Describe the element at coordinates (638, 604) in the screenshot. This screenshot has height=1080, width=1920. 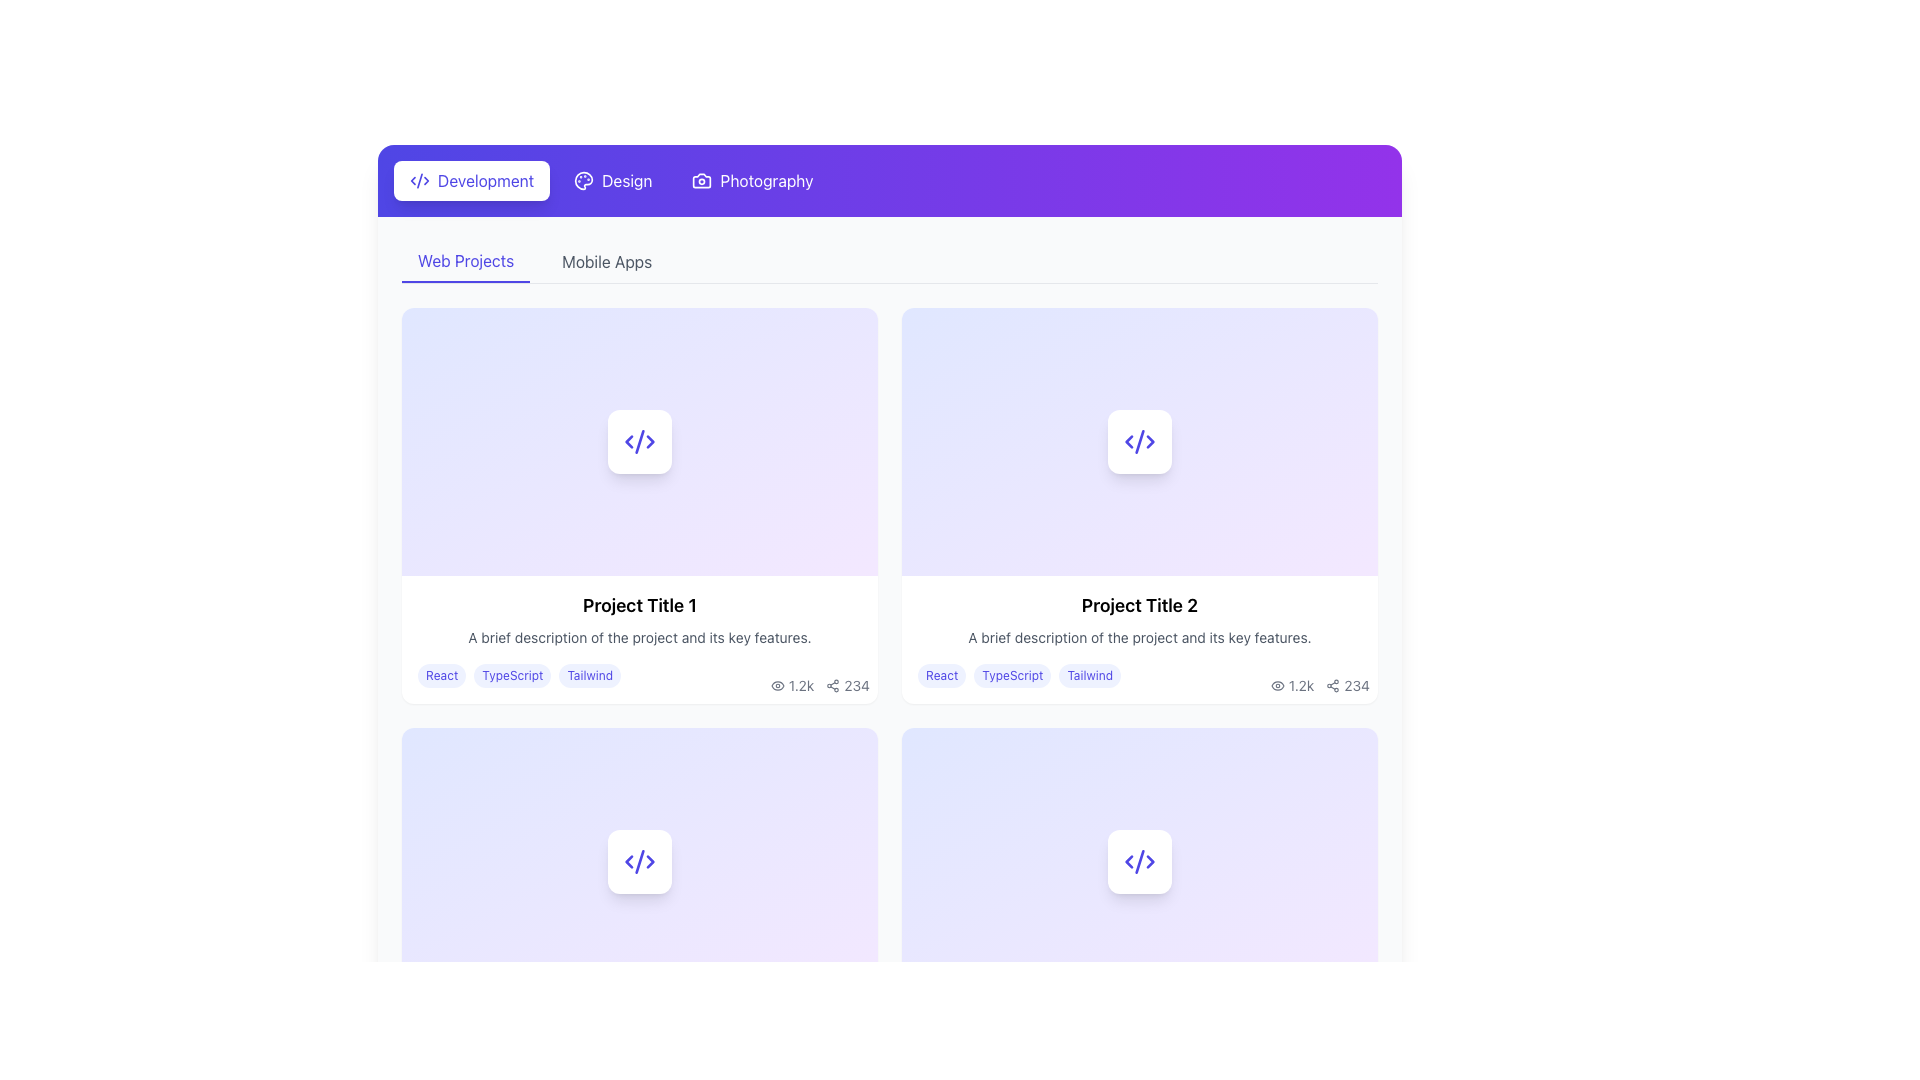
I see `the title Text label of the first project card in the grid layout, which provides a quick identifier for the project` at that location.